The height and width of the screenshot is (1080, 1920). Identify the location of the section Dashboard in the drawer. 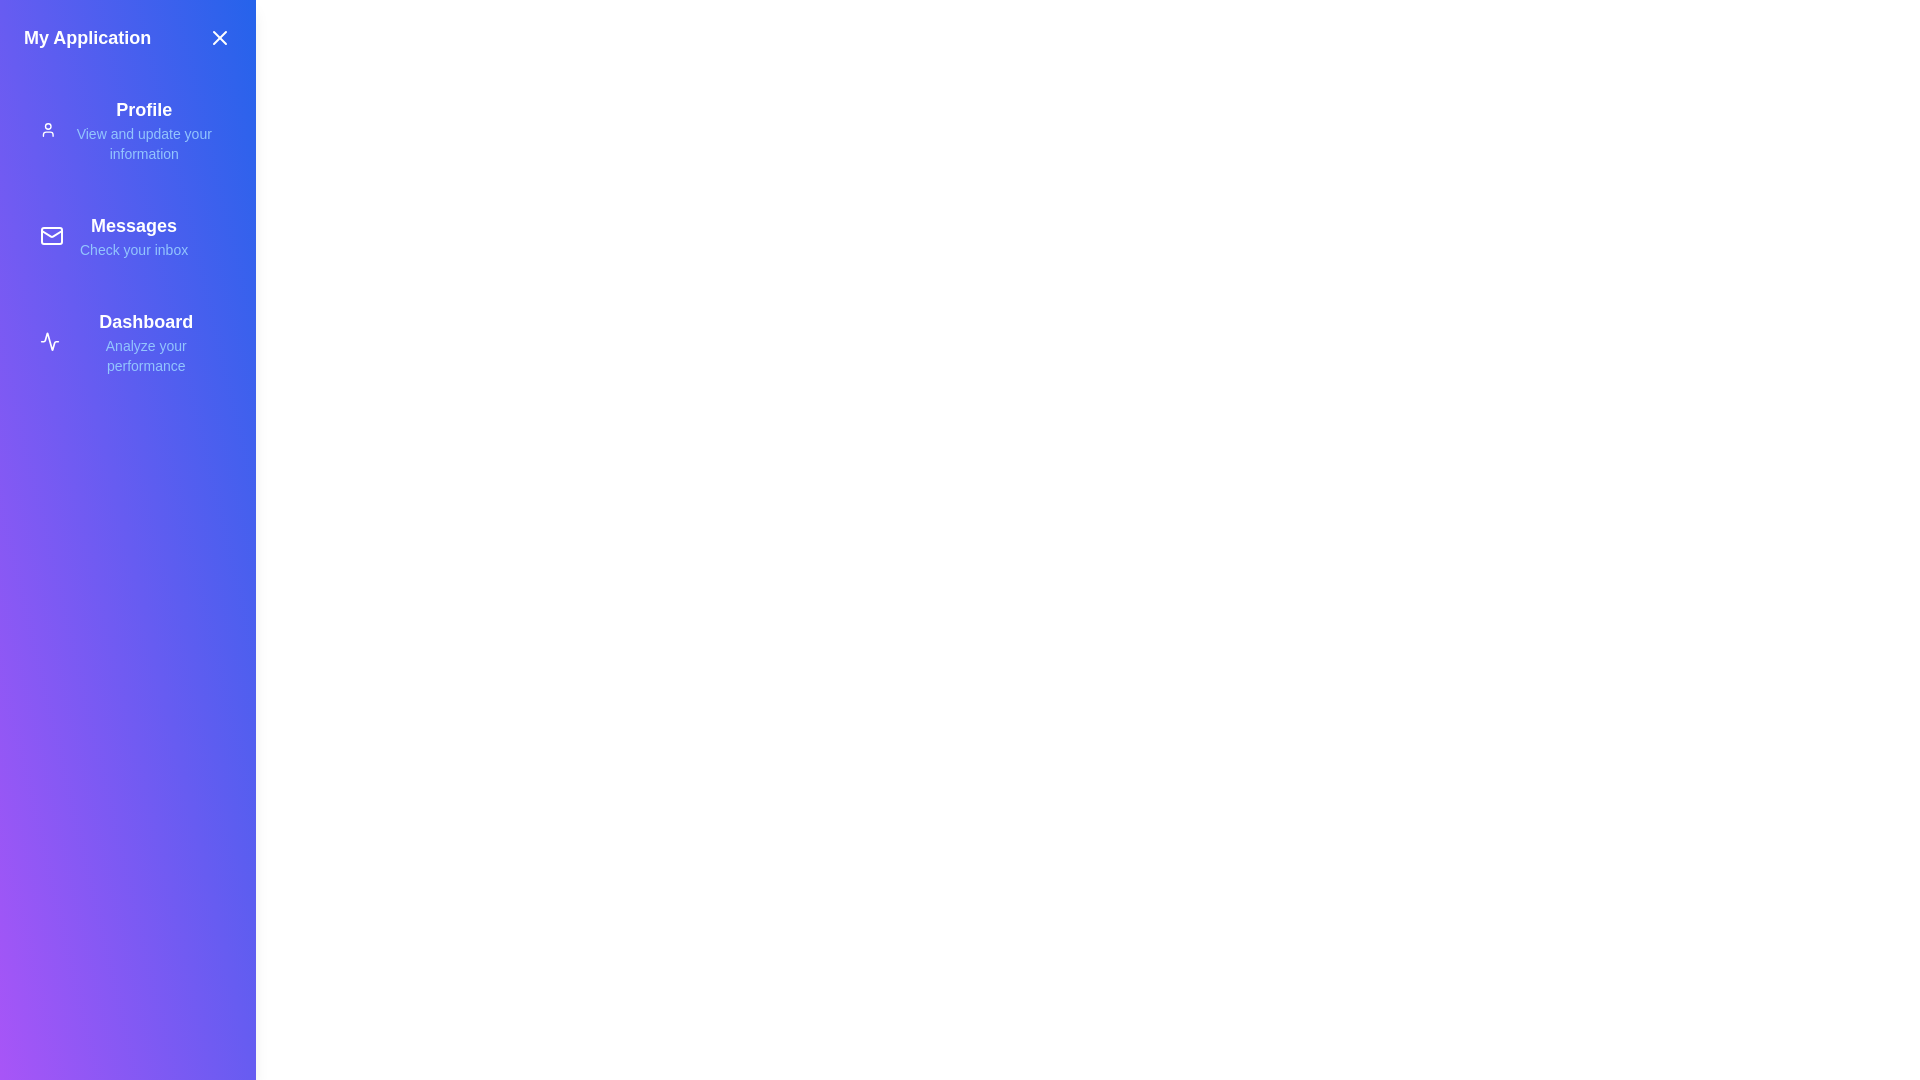
(127, 341).